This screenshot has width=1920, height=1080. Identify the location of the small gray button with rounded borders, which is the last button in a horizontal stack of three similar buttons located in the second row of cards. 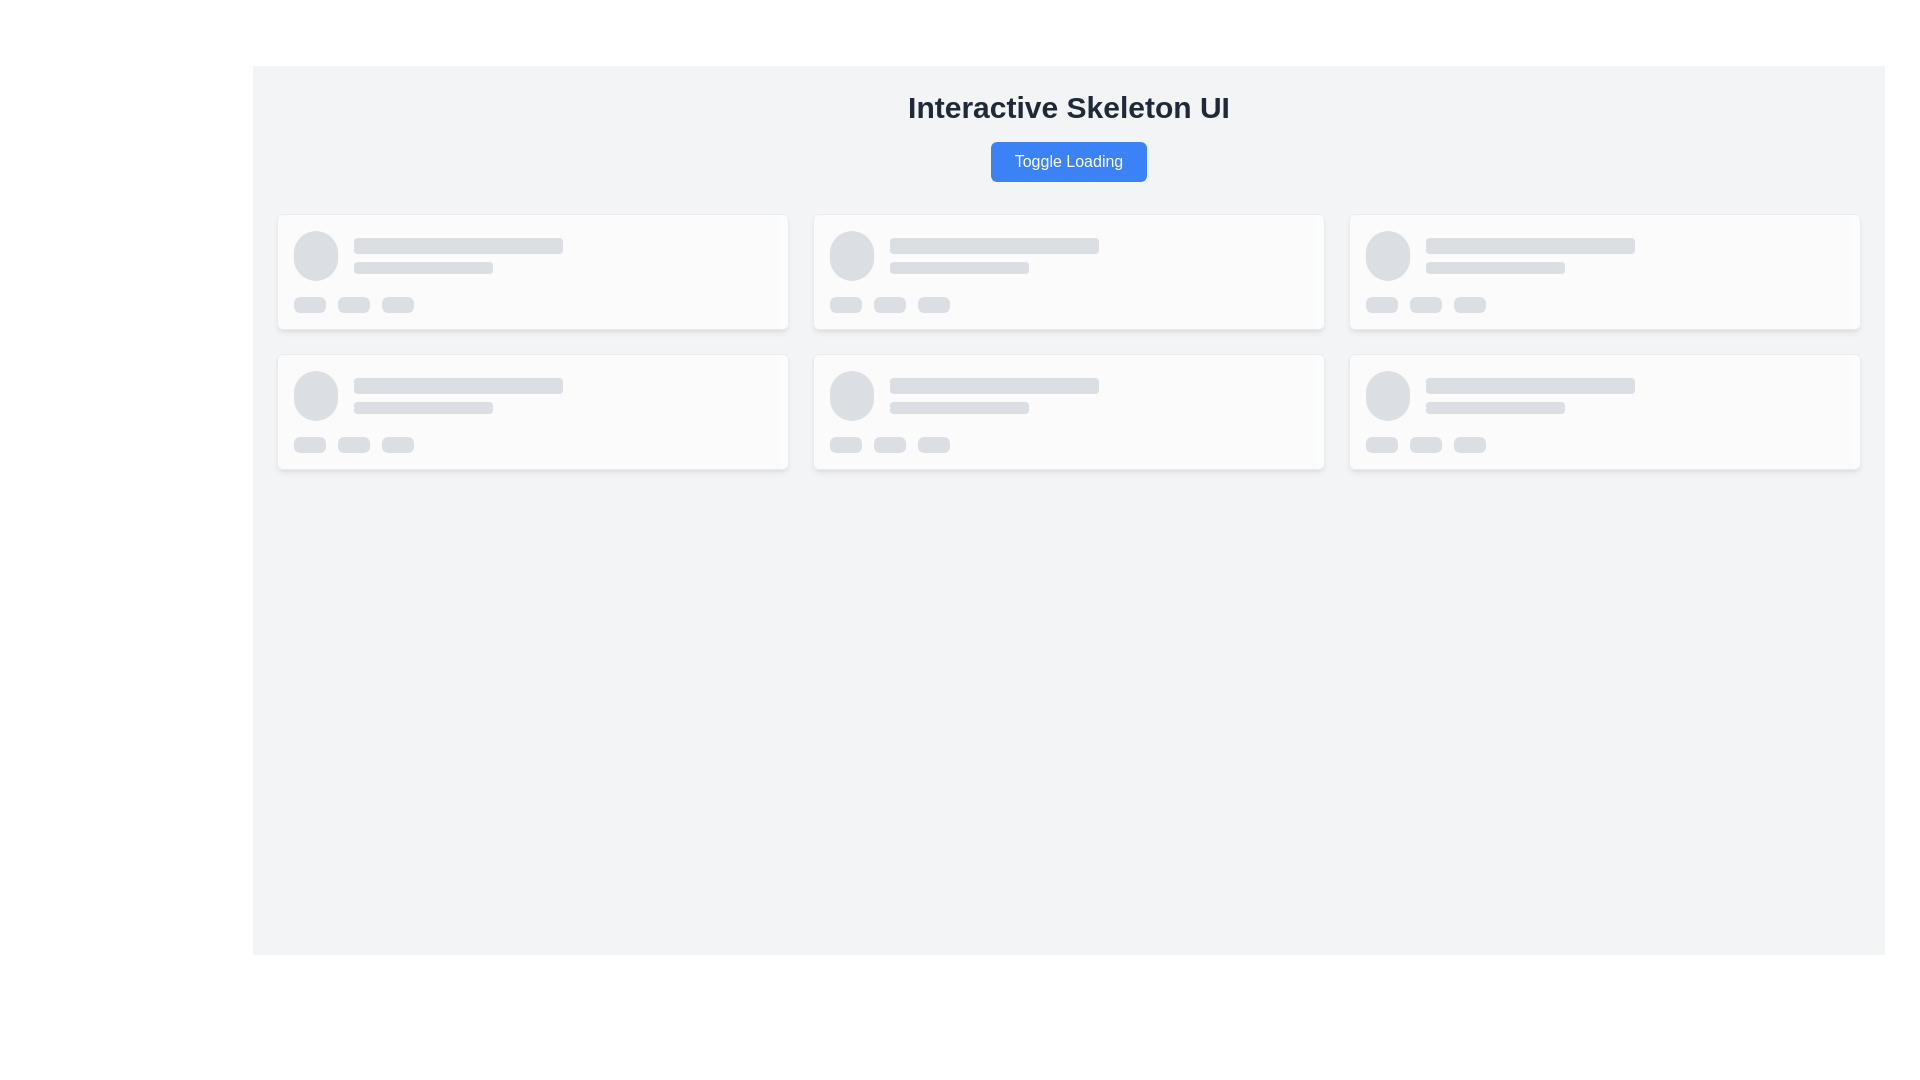
(398, 304).